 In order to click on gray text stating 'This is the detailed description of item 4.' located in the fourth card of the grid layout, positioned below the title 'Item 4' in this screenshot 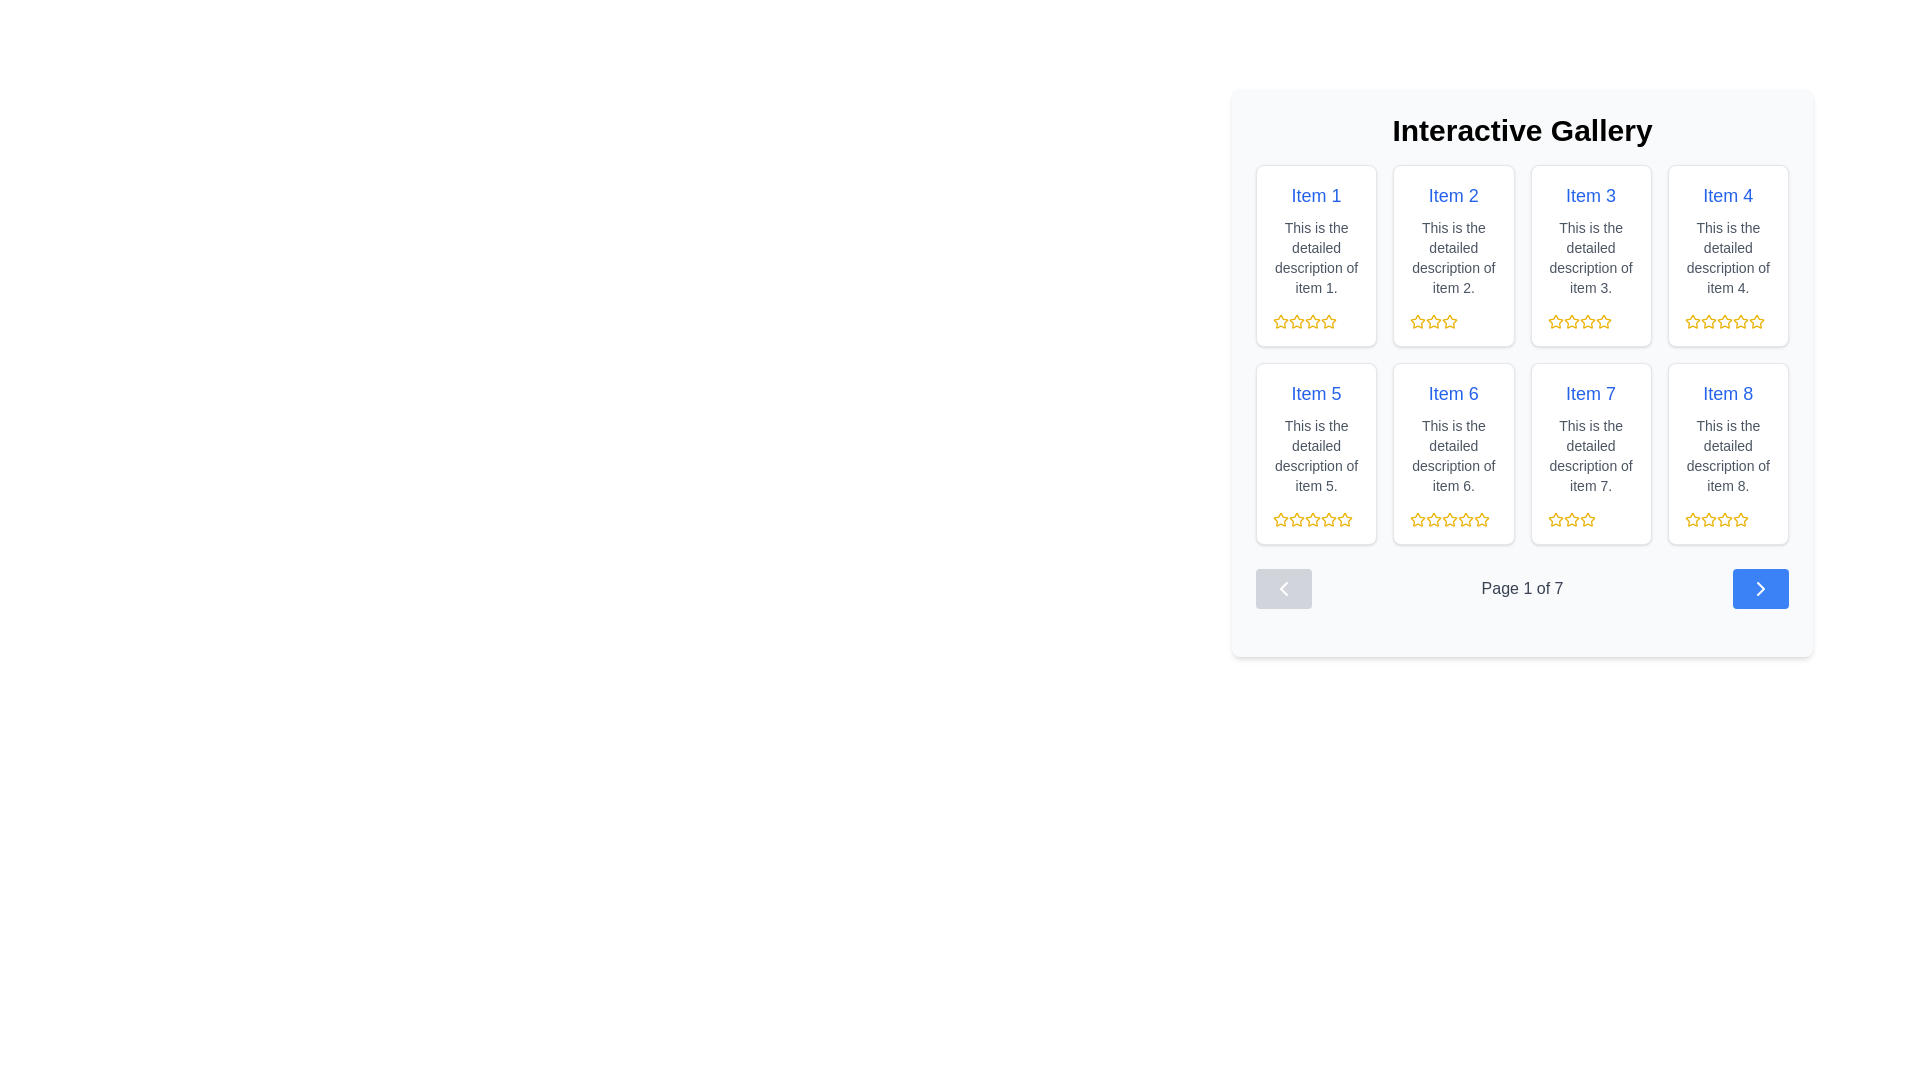, I will do `click(1727, 257)`.